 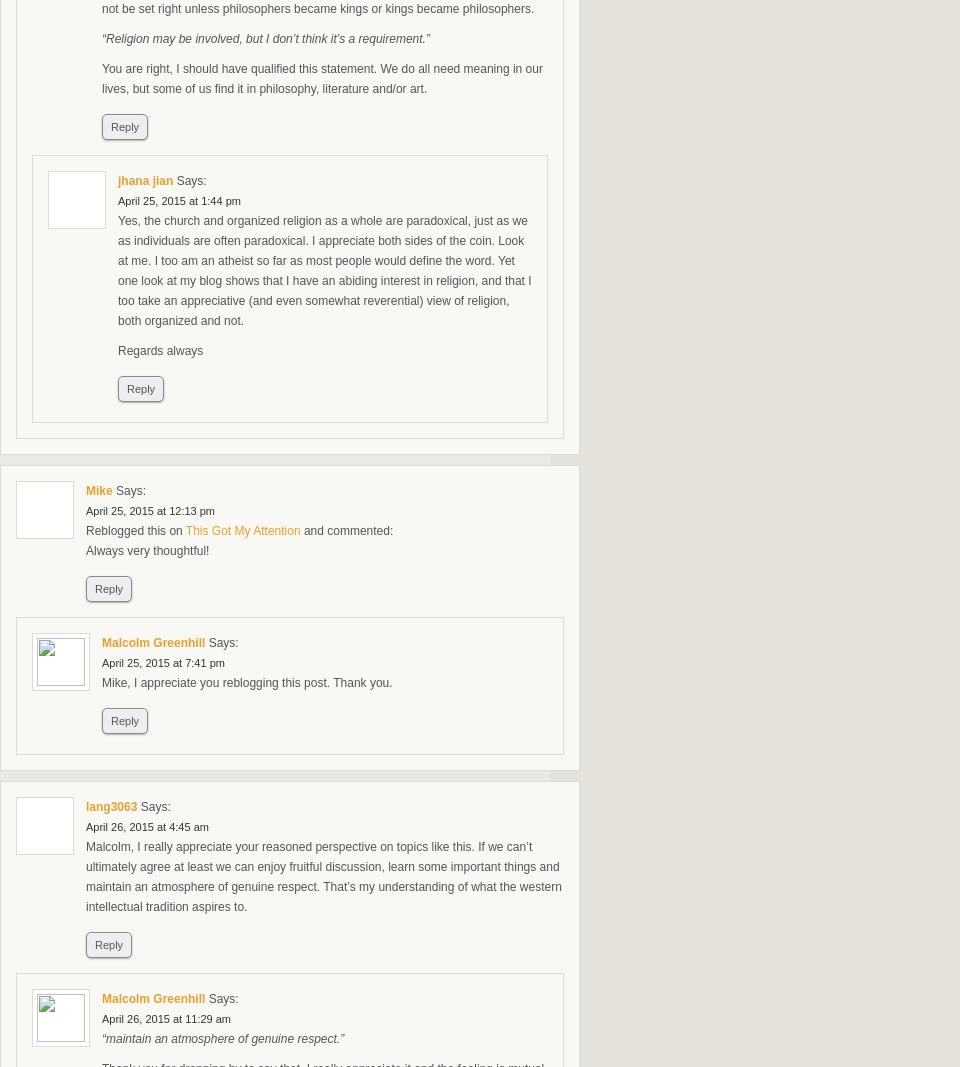 What do you see at coordinates (117, 180) in the screenshot?
I see `'jhana jian'` at bounding box center [117, 180].